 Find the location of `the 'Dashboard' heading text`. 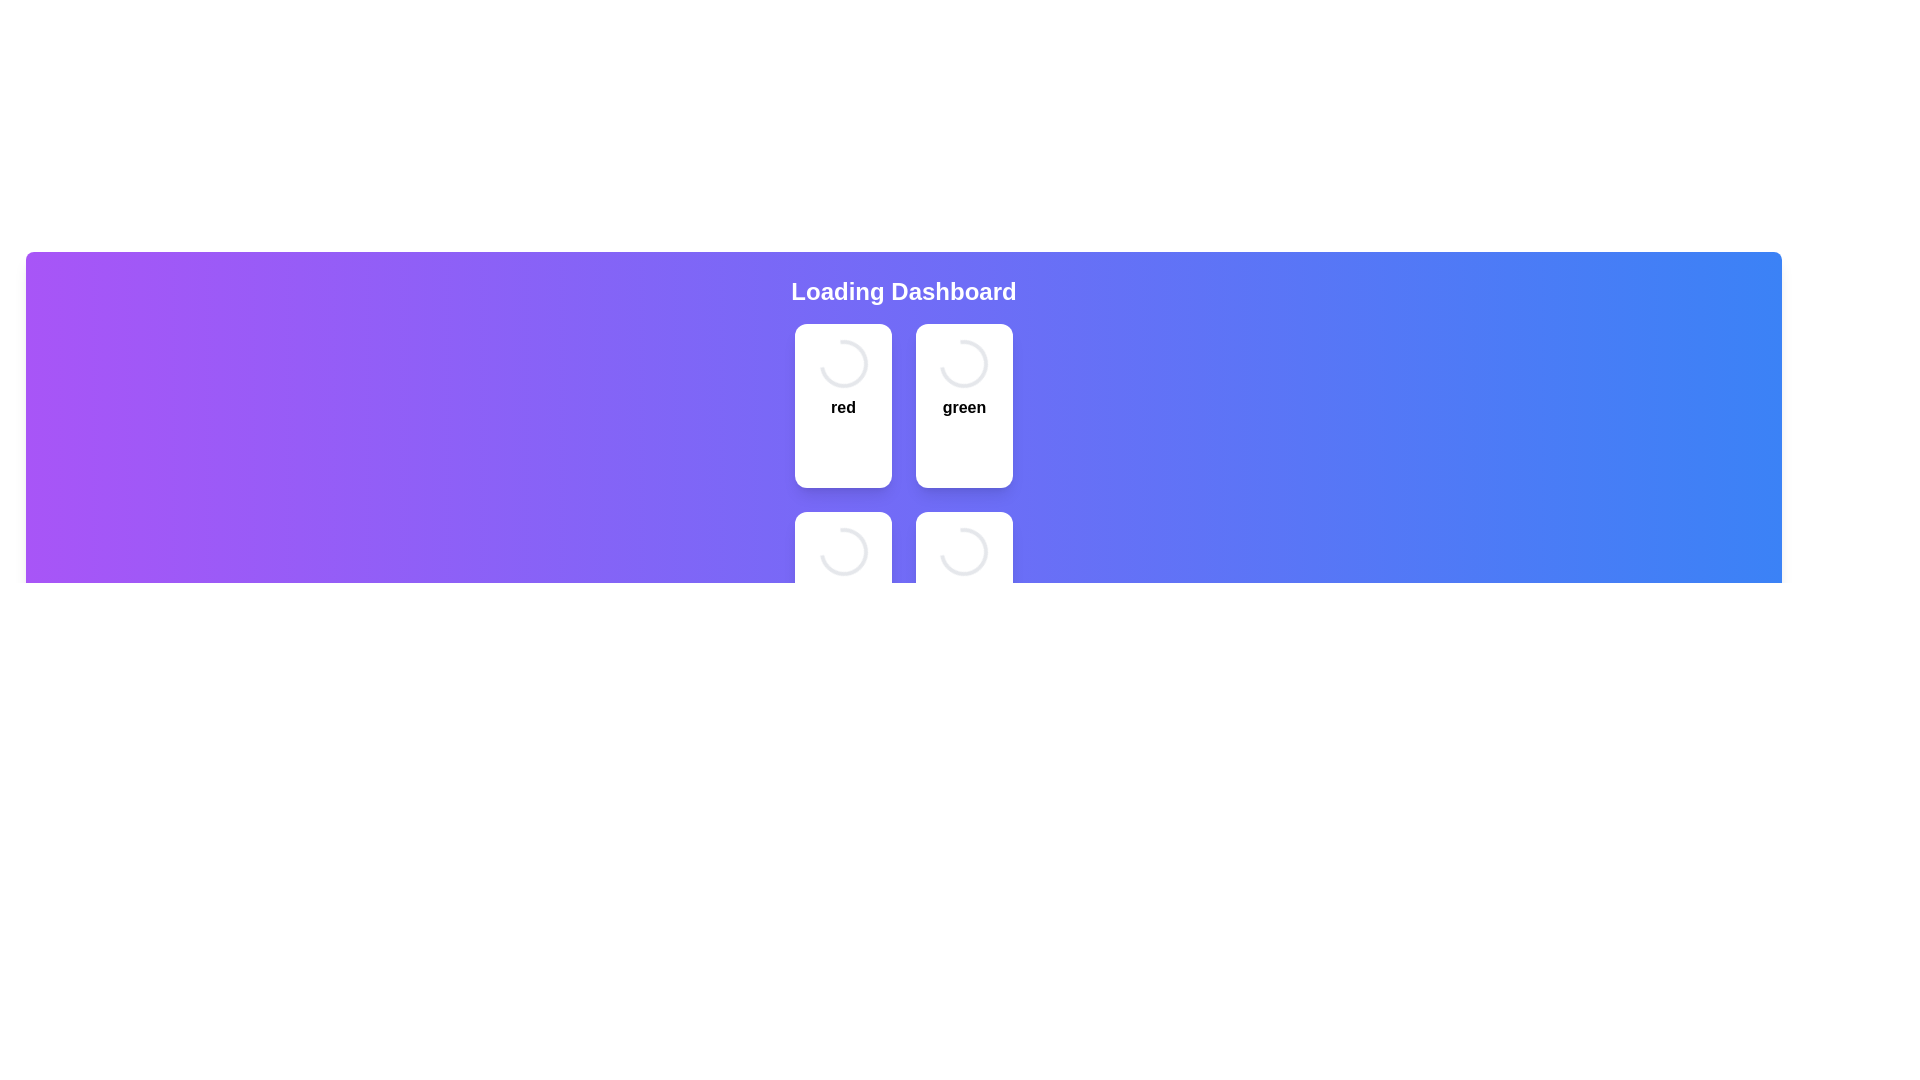

the 'Dashboard' heading text is located at coordinates (902, 292).